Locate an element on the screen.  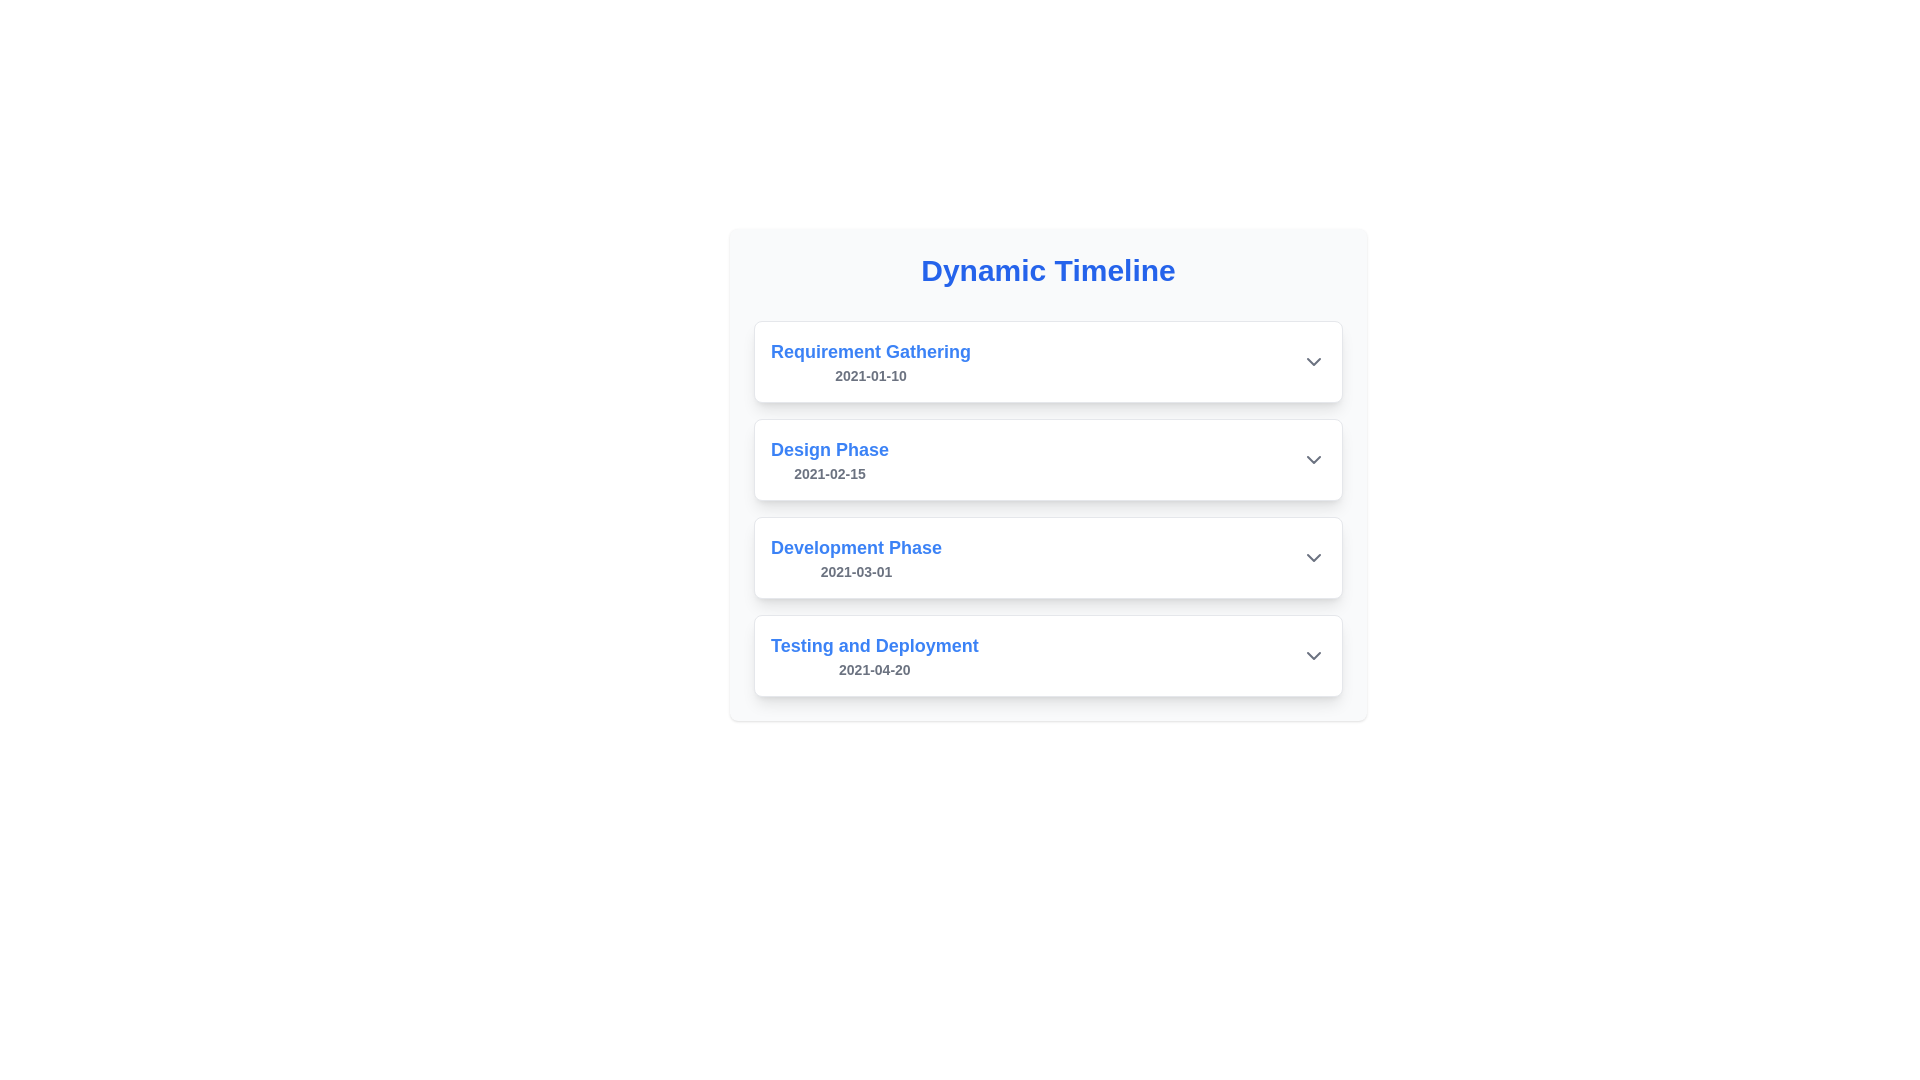
text of the fourth item in the vertical list of the timeline, located below 'Development Phase / 2021-03-01' is located at coordinates (874, 655).